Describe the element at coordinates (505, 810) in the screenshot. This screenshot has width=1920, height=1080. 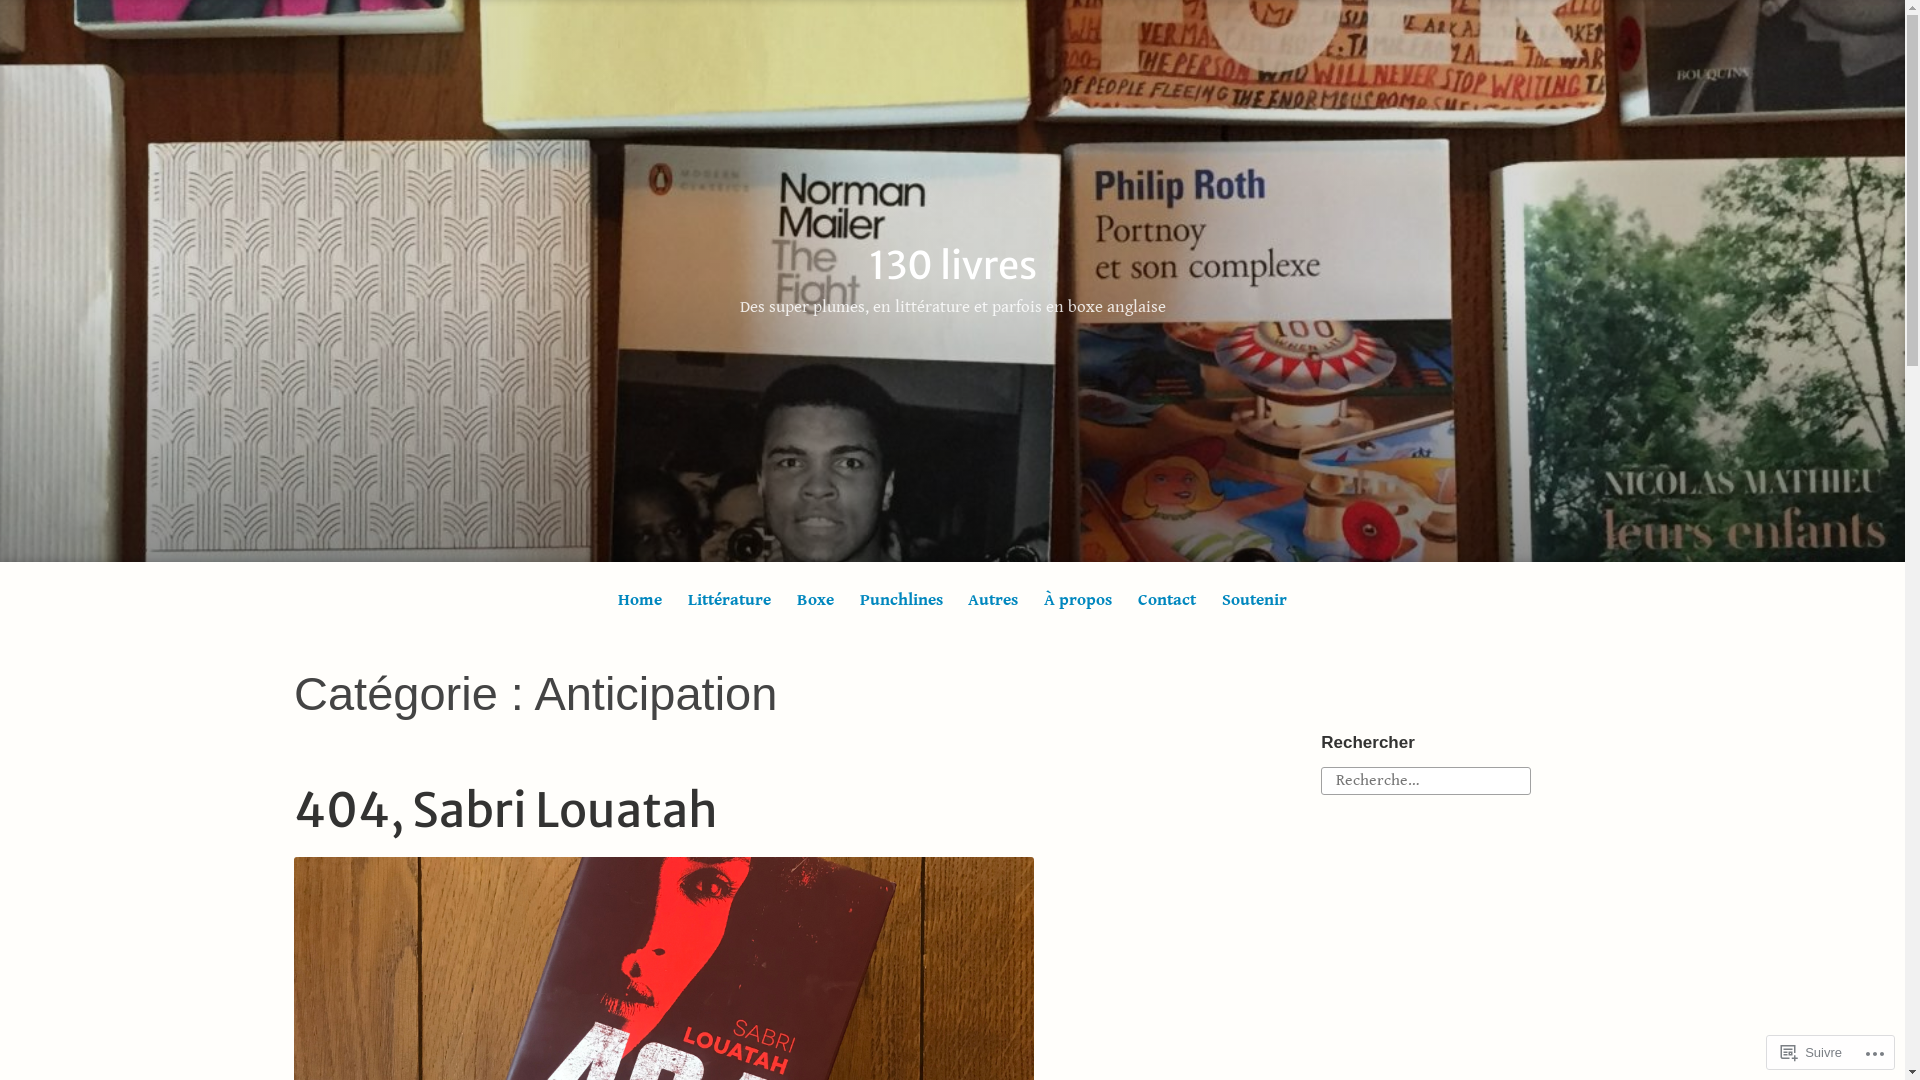
I see `'404, Sabri Louatah'` at that location.